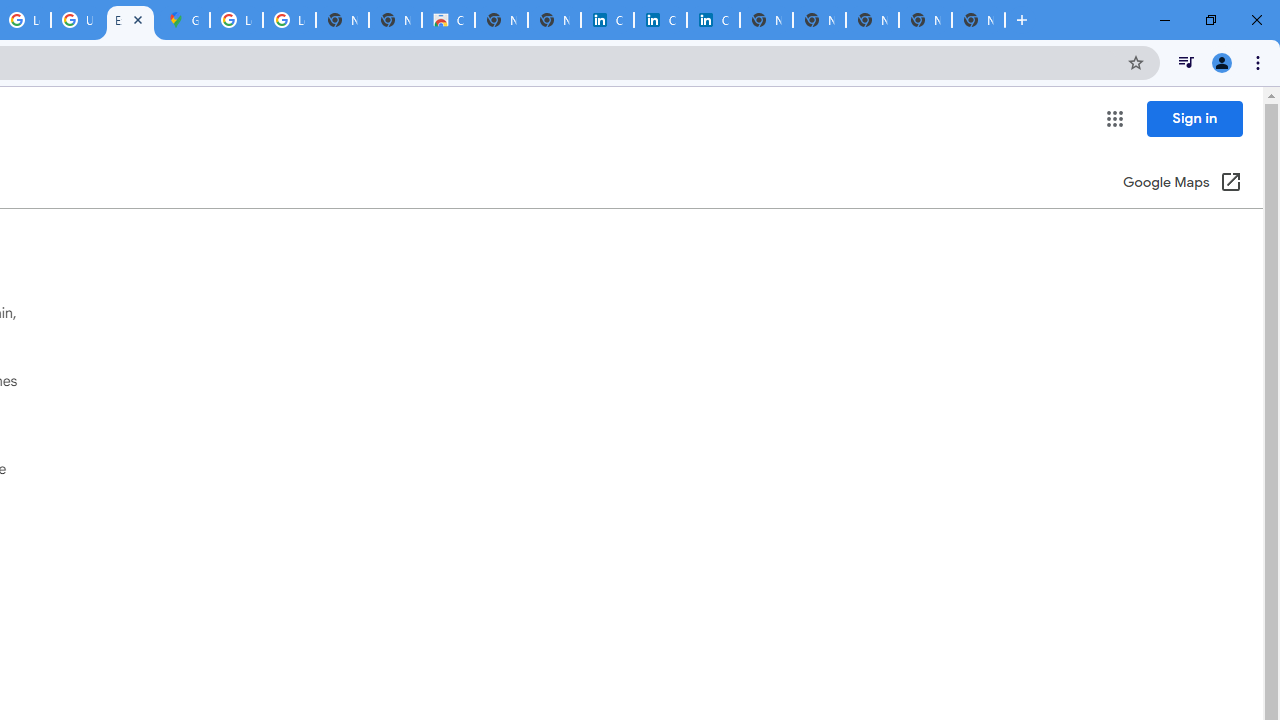 Image resolution: width=1280 pixels, height=720 pixels. Describe the element at coordinates (1182, 183) in the screenshot. I see `'Google Maps (Open in a new window)'` at that location.